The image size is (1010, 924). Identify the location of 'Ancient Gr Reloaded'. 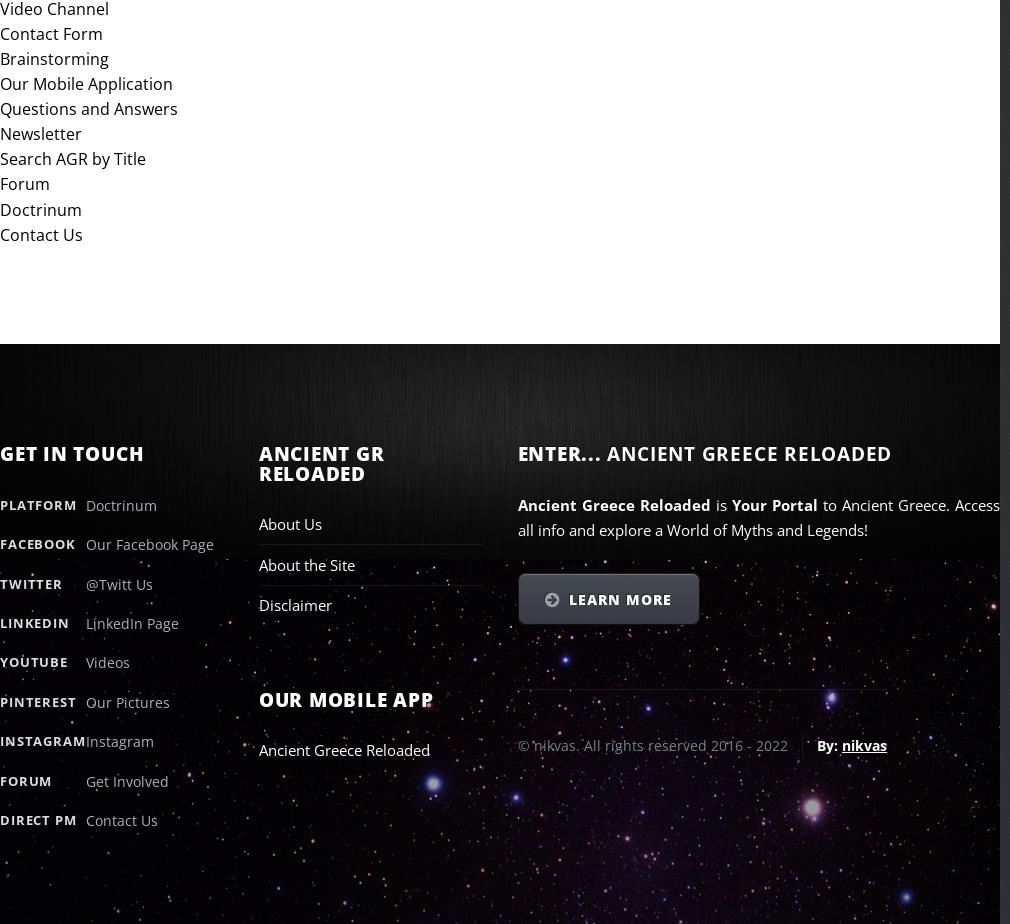
(320, 463).